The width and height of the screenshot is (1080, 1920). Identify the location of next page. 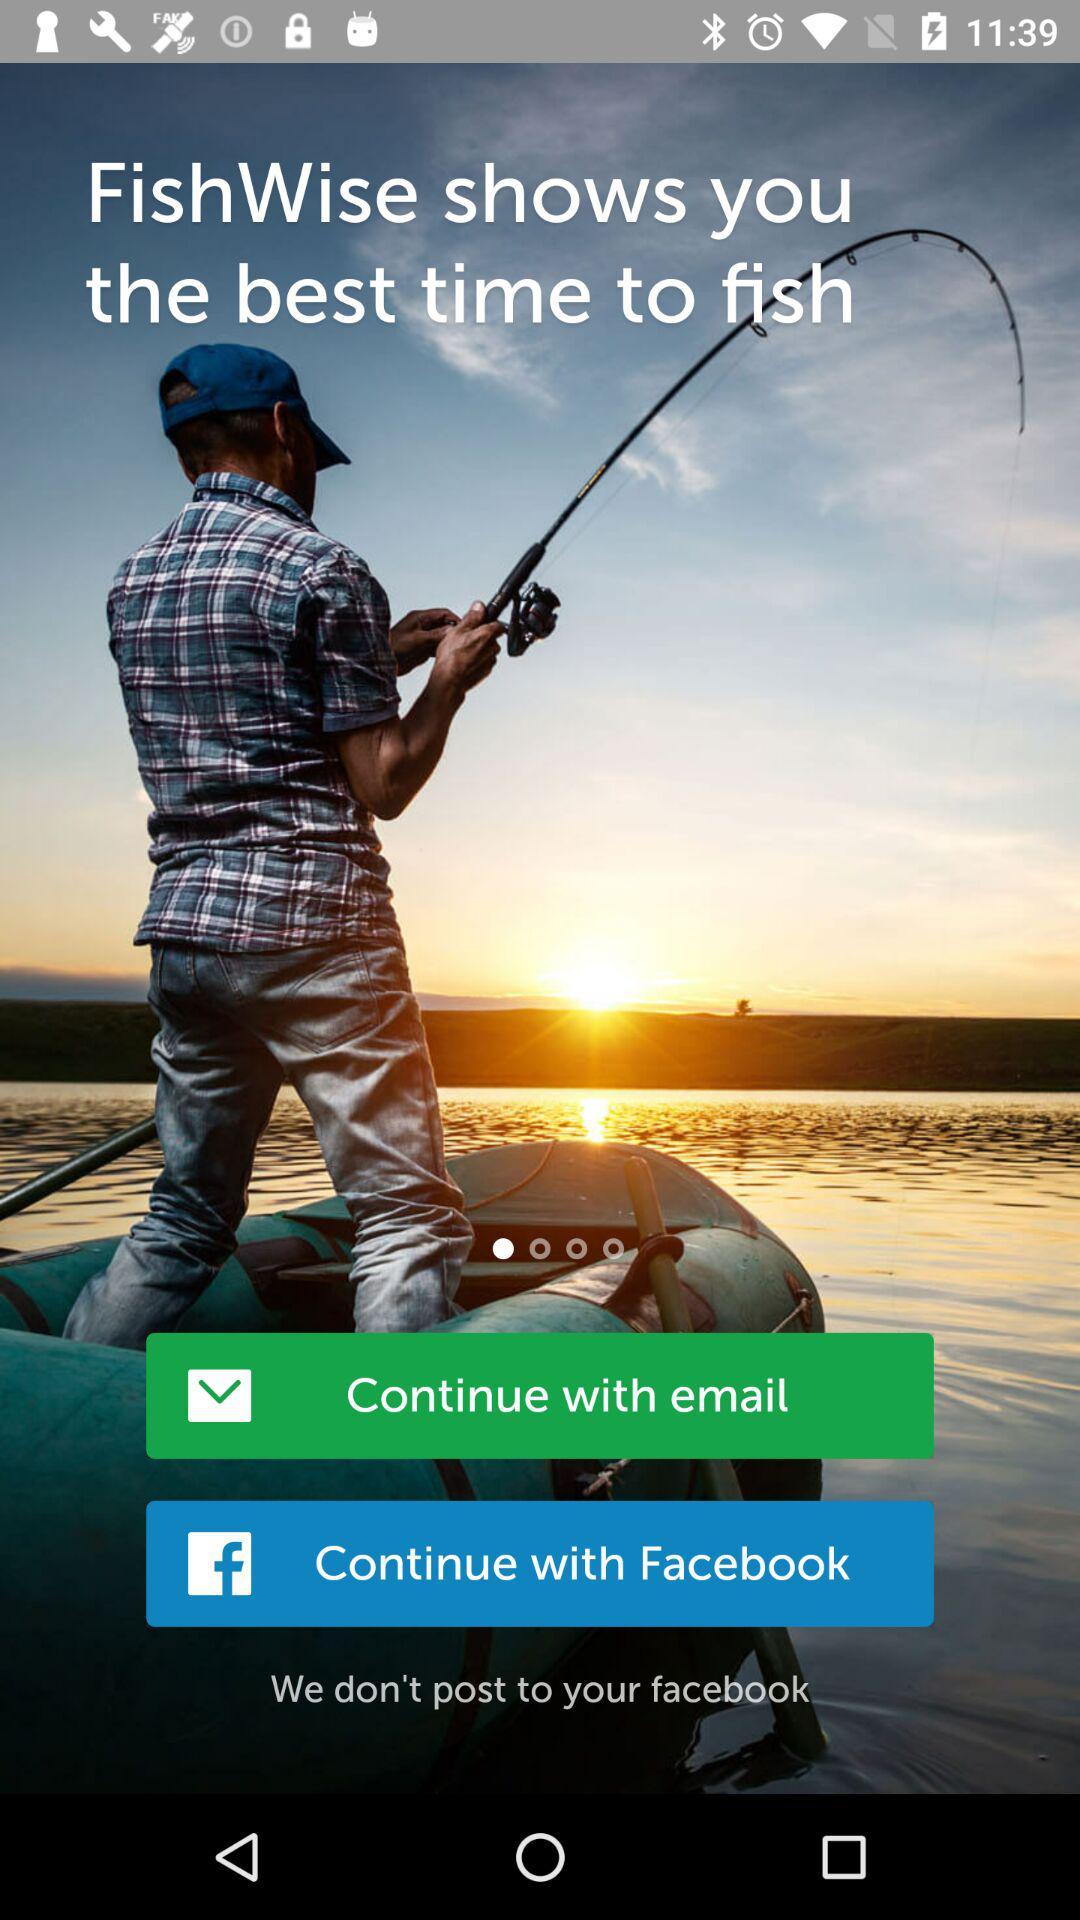
(540, 1247).